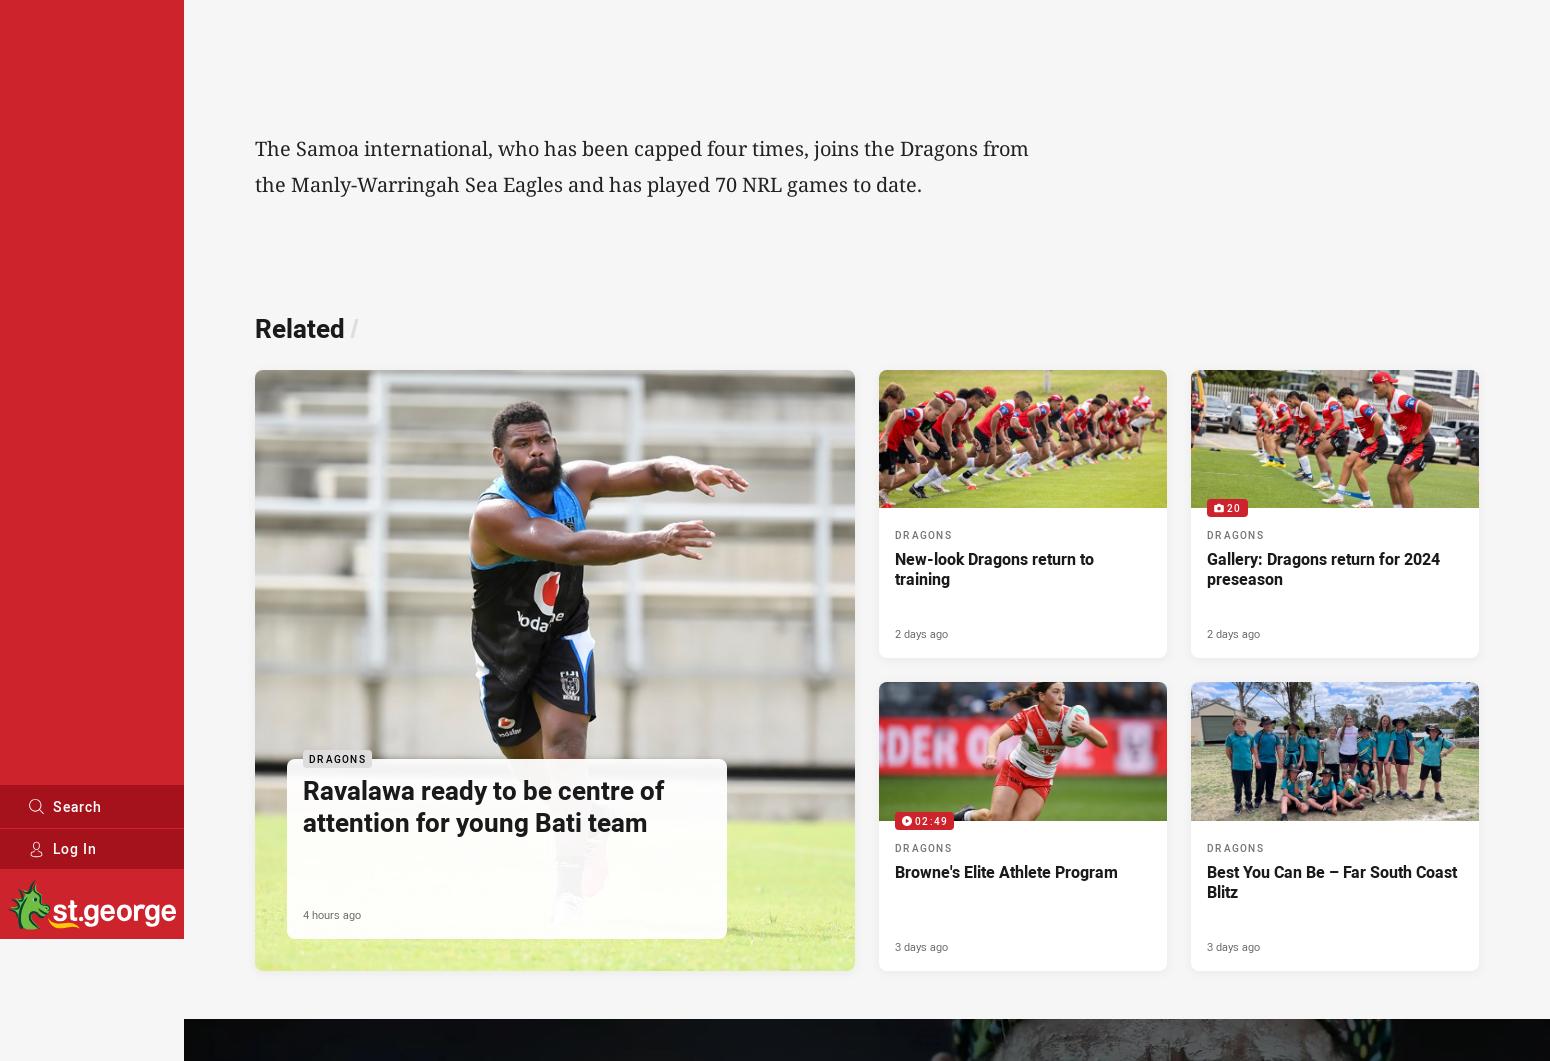 The height and width of the screenshot is (1061, 1550). What do you see at coordinates (1206, 568) in the screenshot?
I see `'Gallery: Dragons return for 2024 preseason'` at bounding box center [1206, 568].